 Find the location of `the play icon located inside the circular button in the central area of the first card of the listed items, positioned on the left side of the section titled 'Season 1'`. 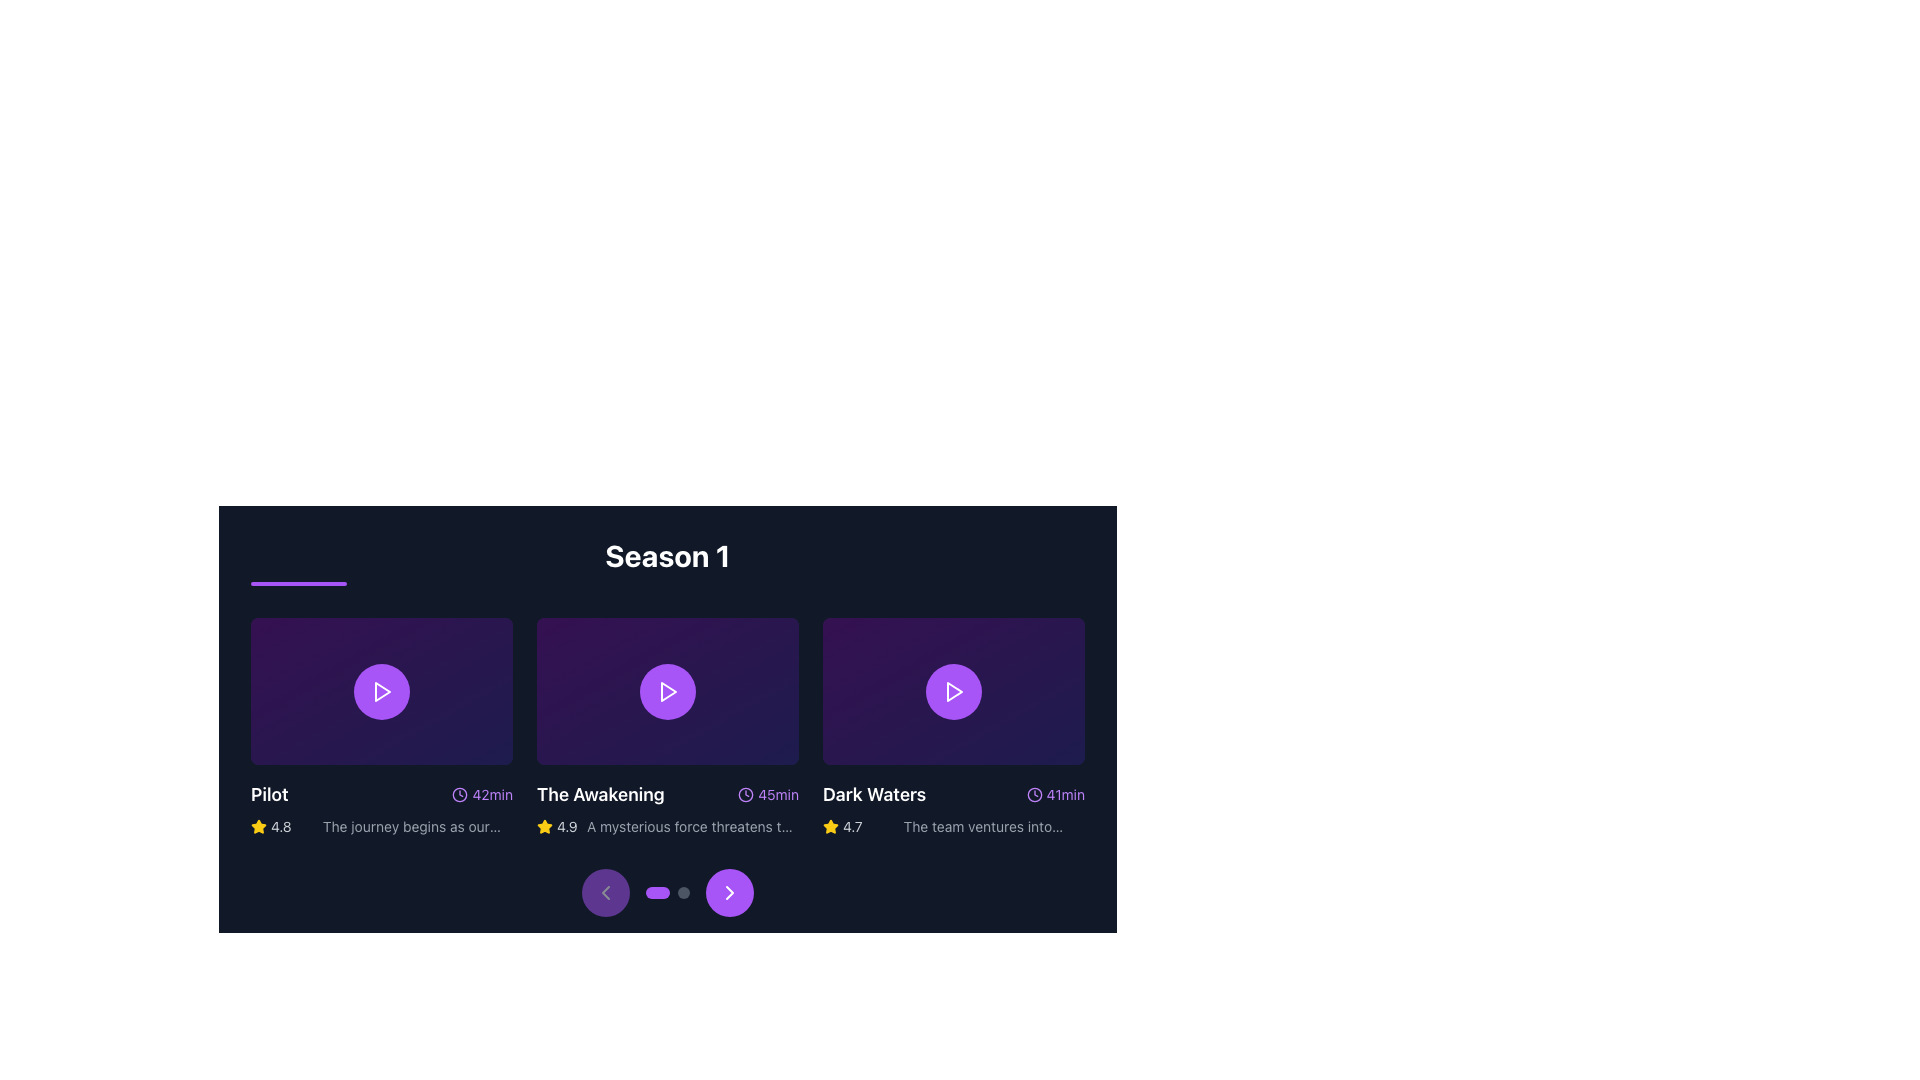

the play icon located inside the circular button in the central area of the first card of the listed items, positioned on the left side of the section titled 'Season 1' is located at coordinates (382, 689).